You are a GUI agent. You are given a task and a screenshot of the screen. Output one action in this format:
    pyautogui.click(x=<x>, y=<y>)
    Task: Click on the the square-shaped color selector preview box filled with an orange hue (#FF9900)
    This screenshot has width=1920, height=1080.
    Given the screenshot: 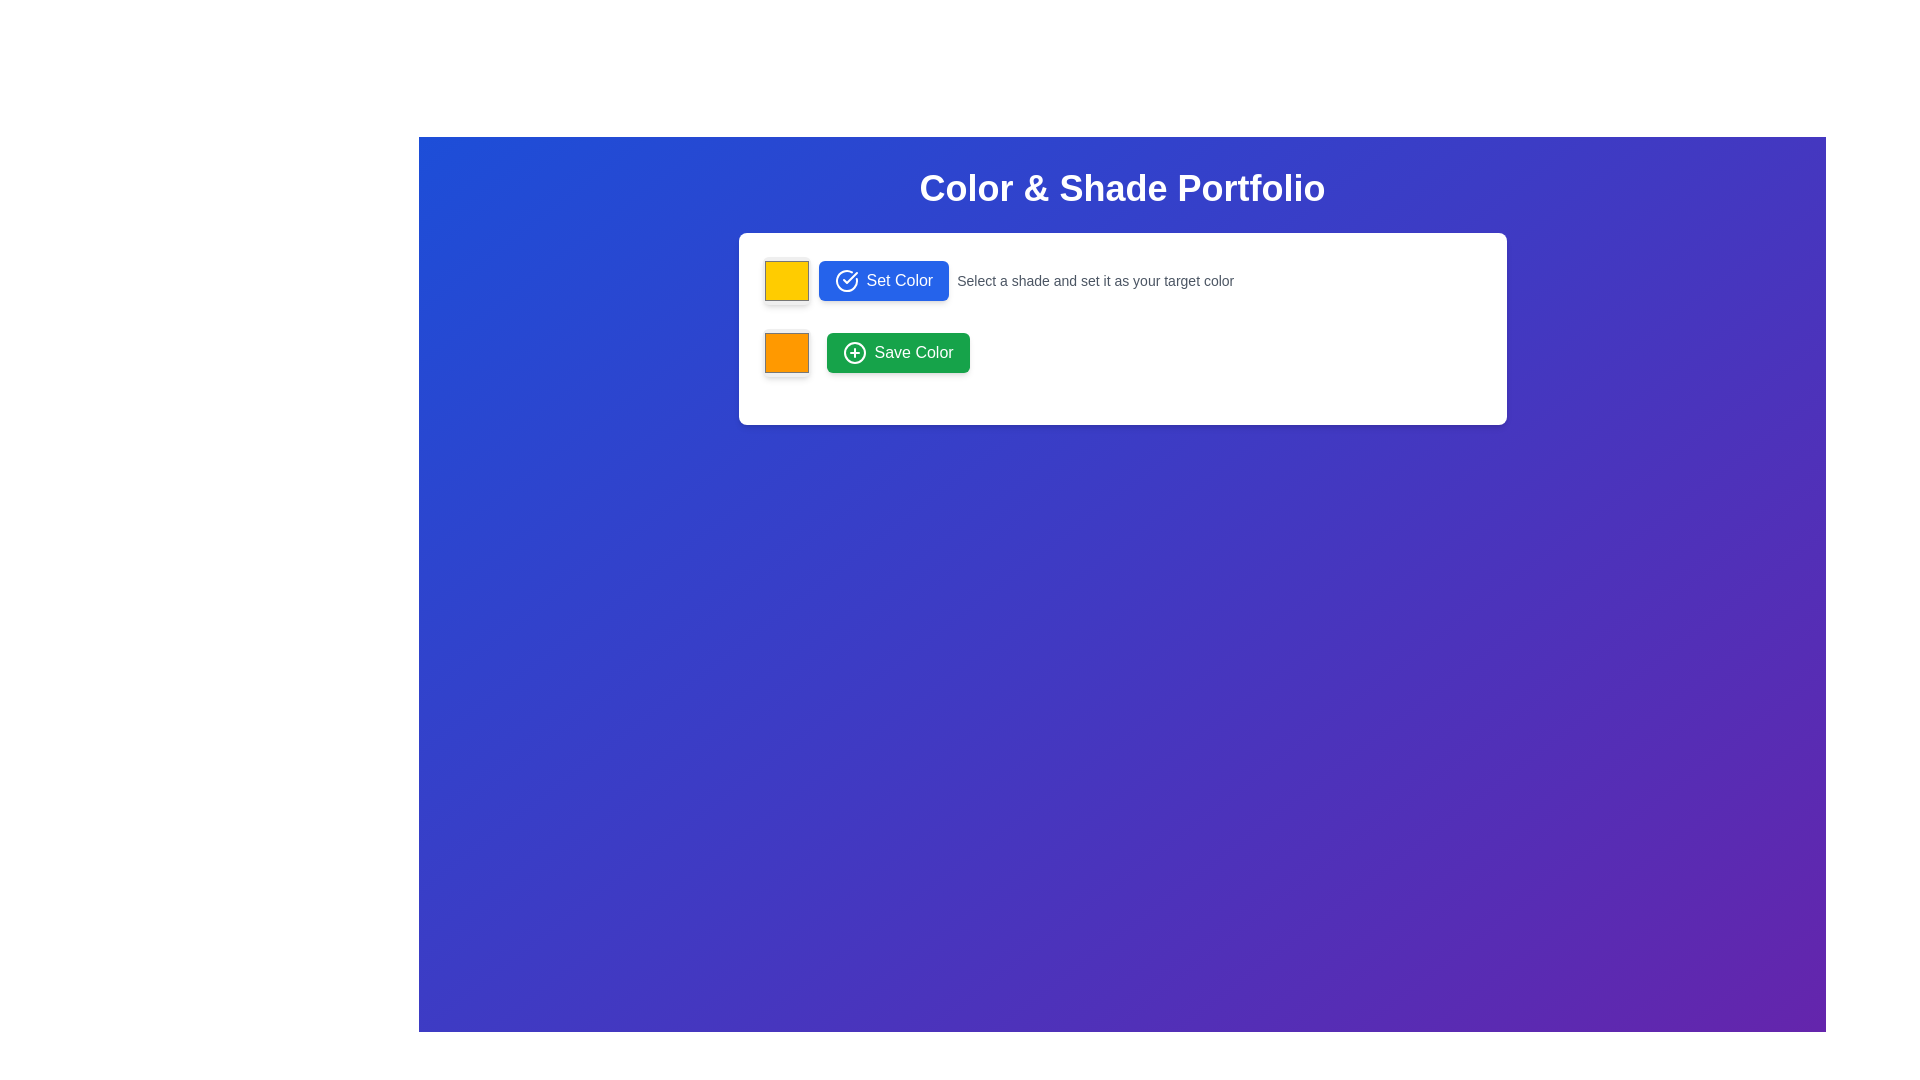 What is the action you would take?
    pyautogui.click(x=785, y=352)
    